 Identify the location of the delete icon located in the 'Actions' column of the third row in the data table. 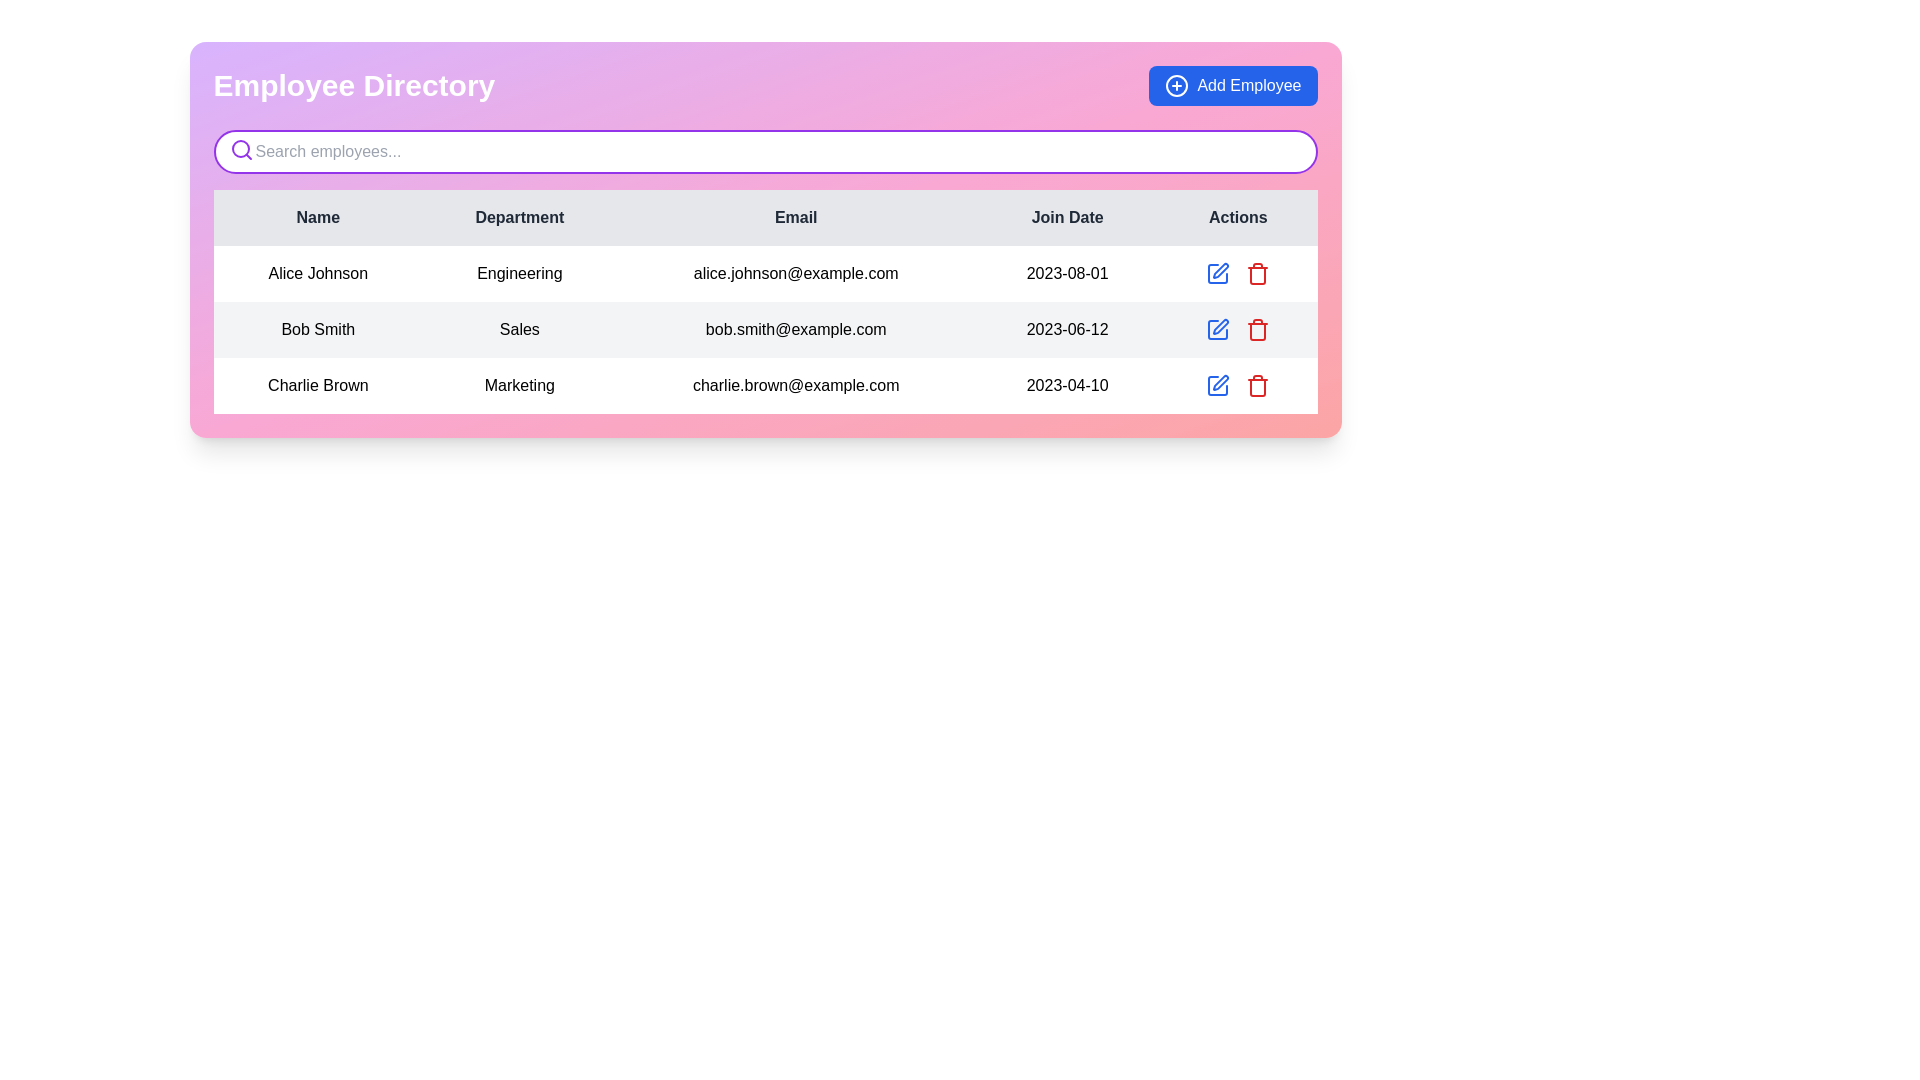
(1257, 330).